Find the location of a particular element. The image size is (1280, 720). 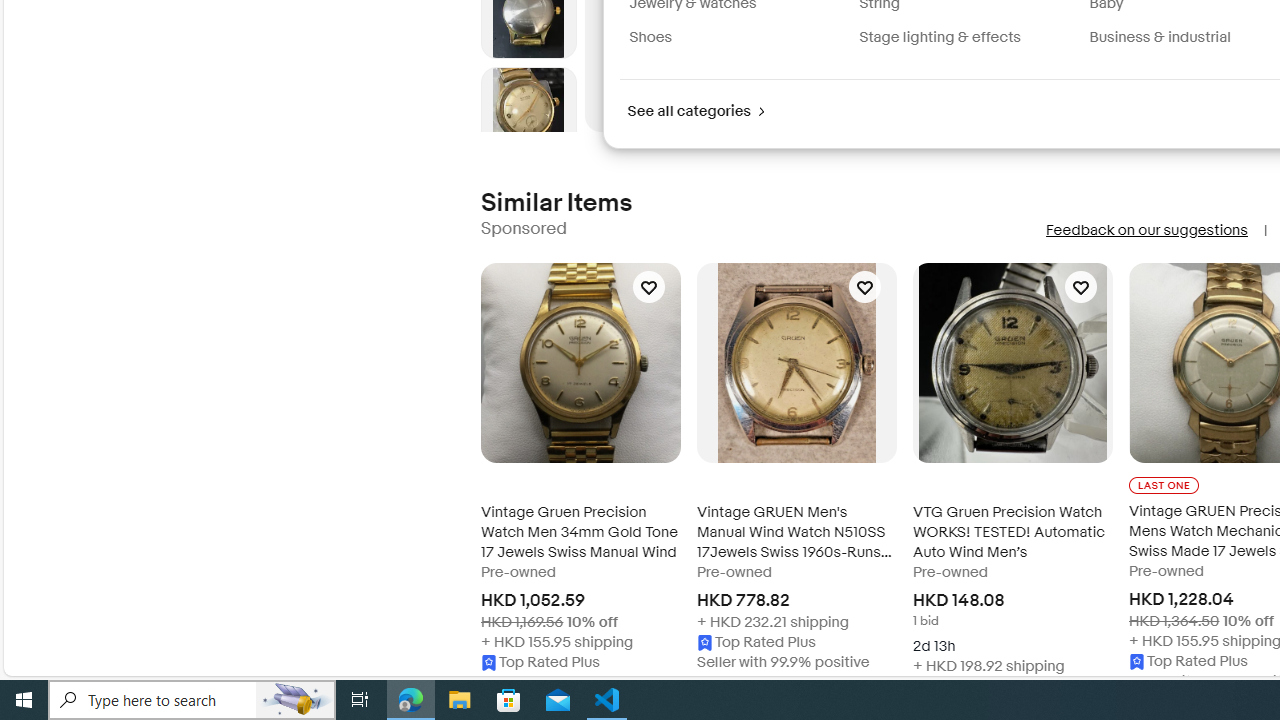

'Feedback on our suggestions' is located at coordinates (1146, 229).